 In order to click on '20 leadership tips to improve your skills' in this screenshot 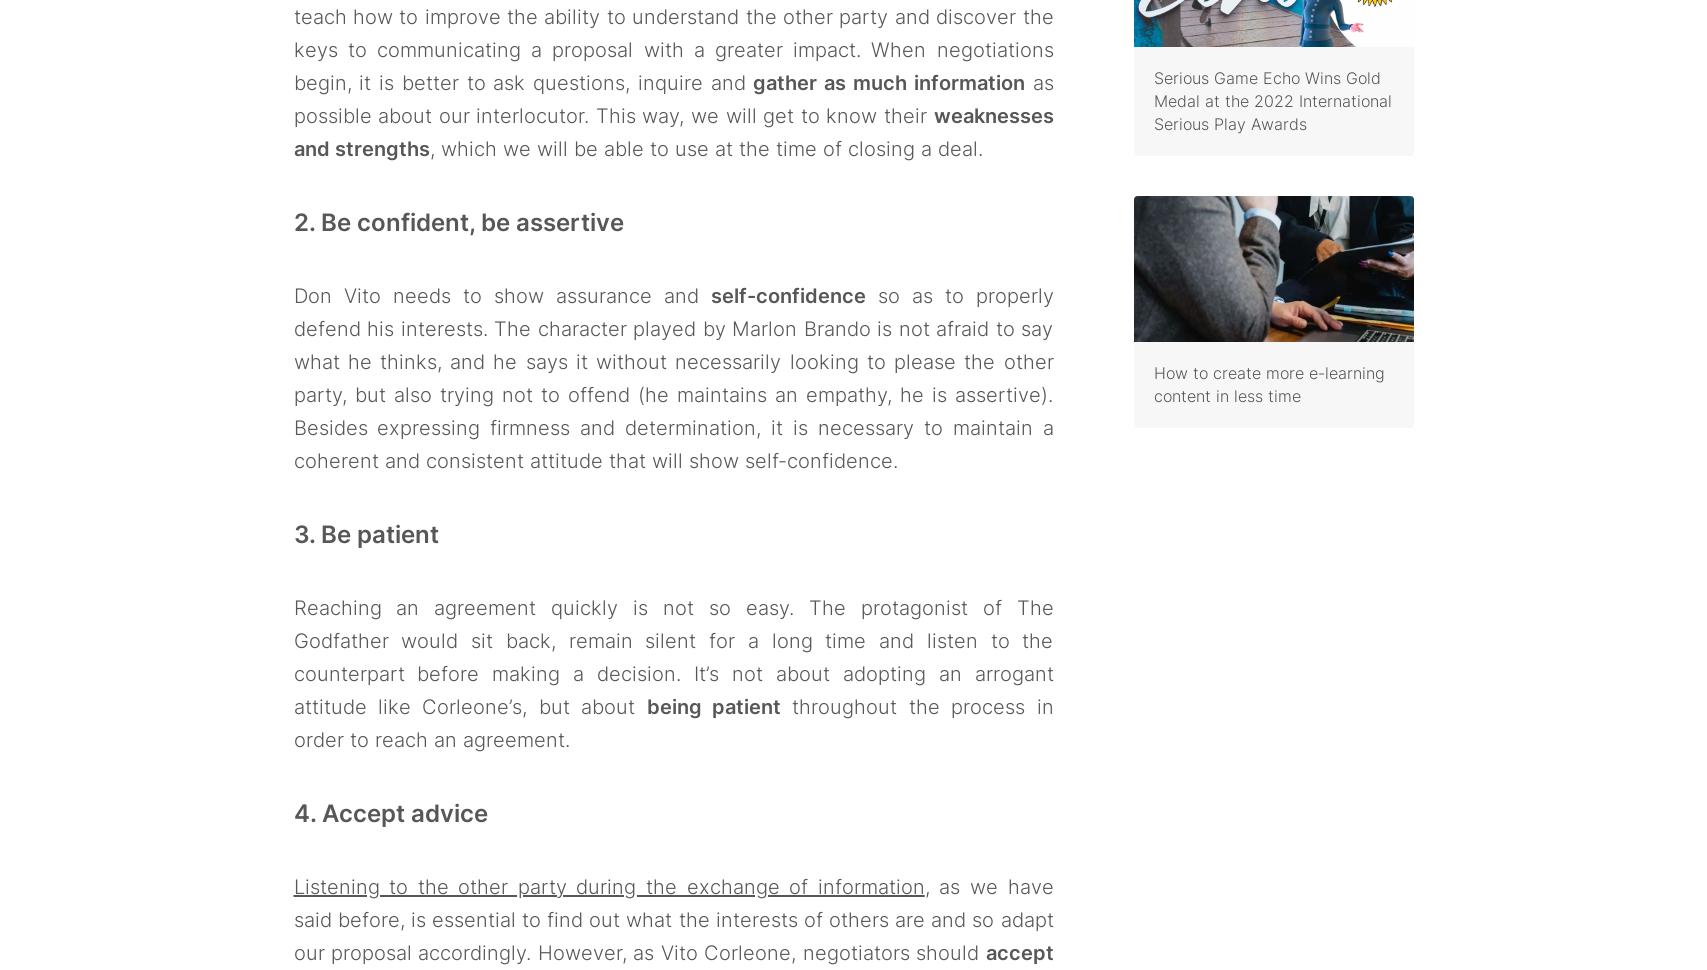, I will do `click(1263, 73)`.